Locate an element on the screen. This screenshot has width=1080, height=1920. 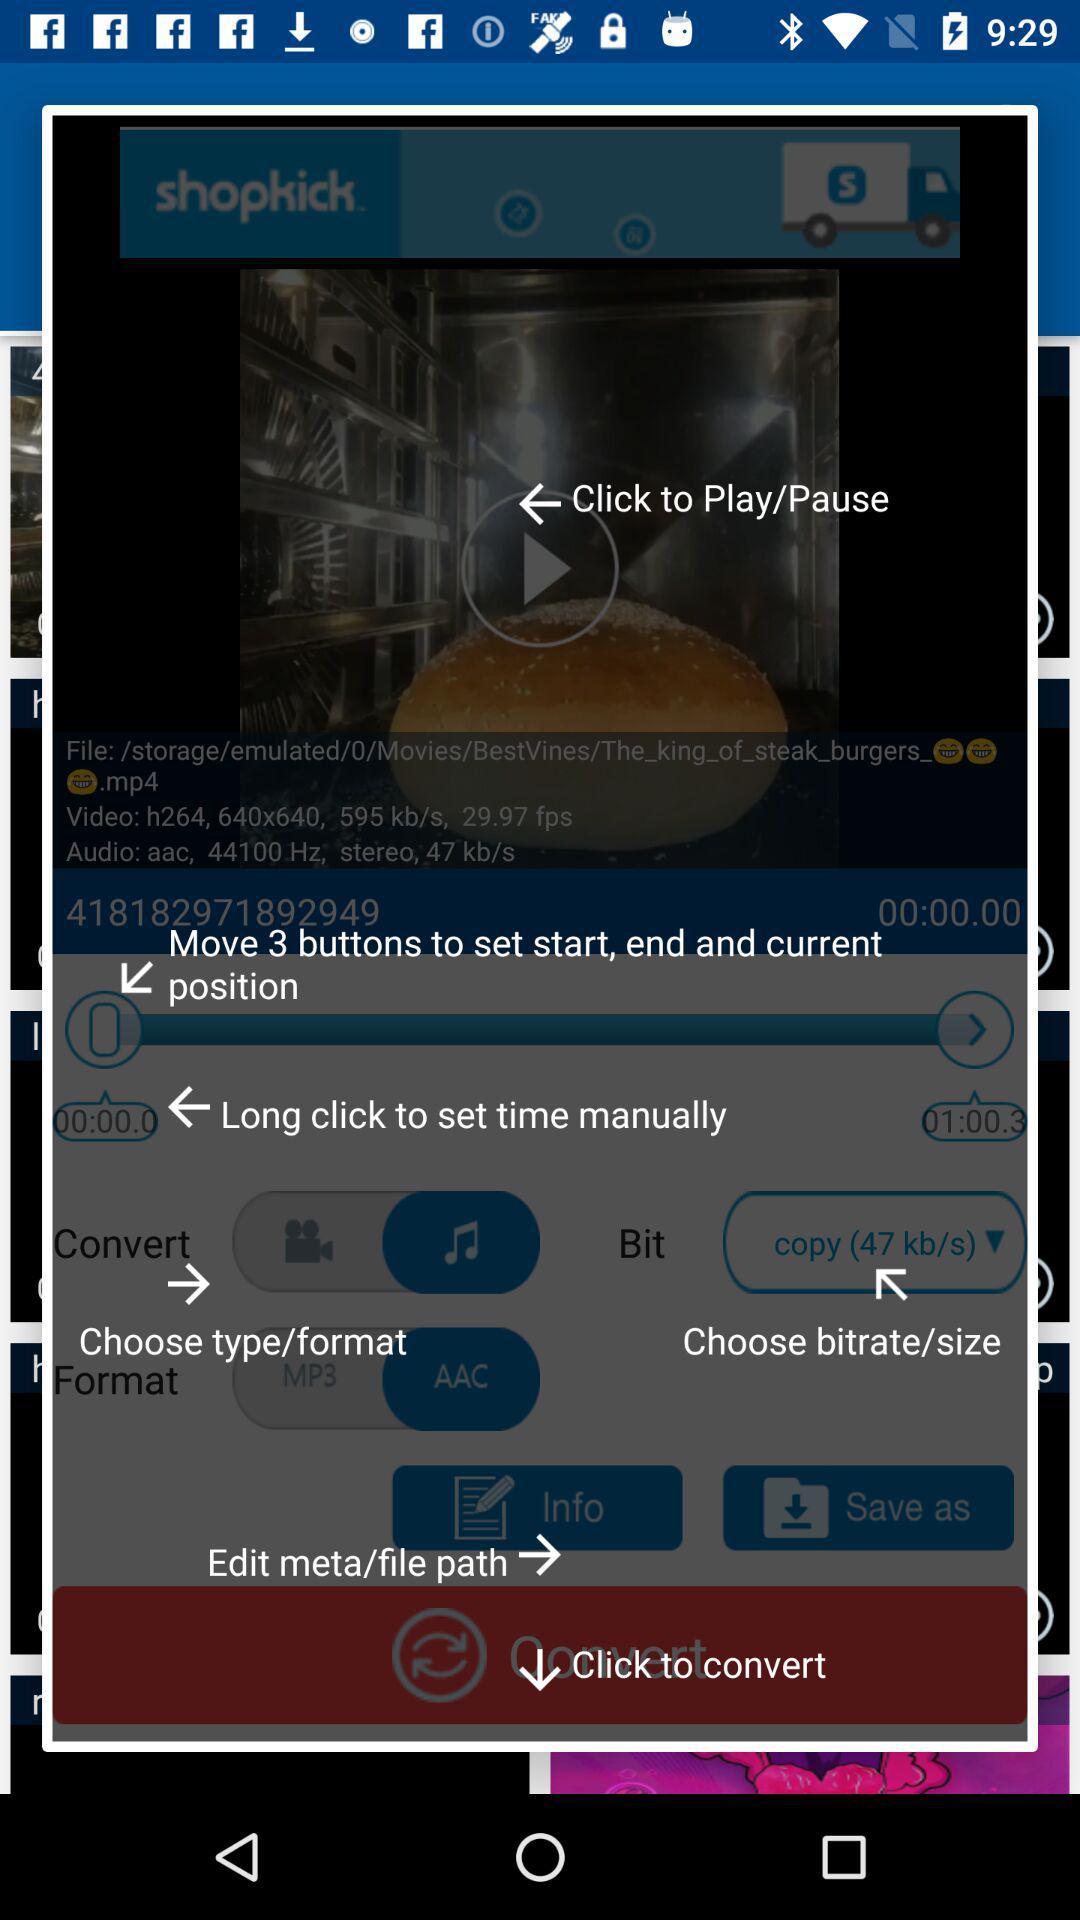
shopkick box is located at coordinates (540, 192).